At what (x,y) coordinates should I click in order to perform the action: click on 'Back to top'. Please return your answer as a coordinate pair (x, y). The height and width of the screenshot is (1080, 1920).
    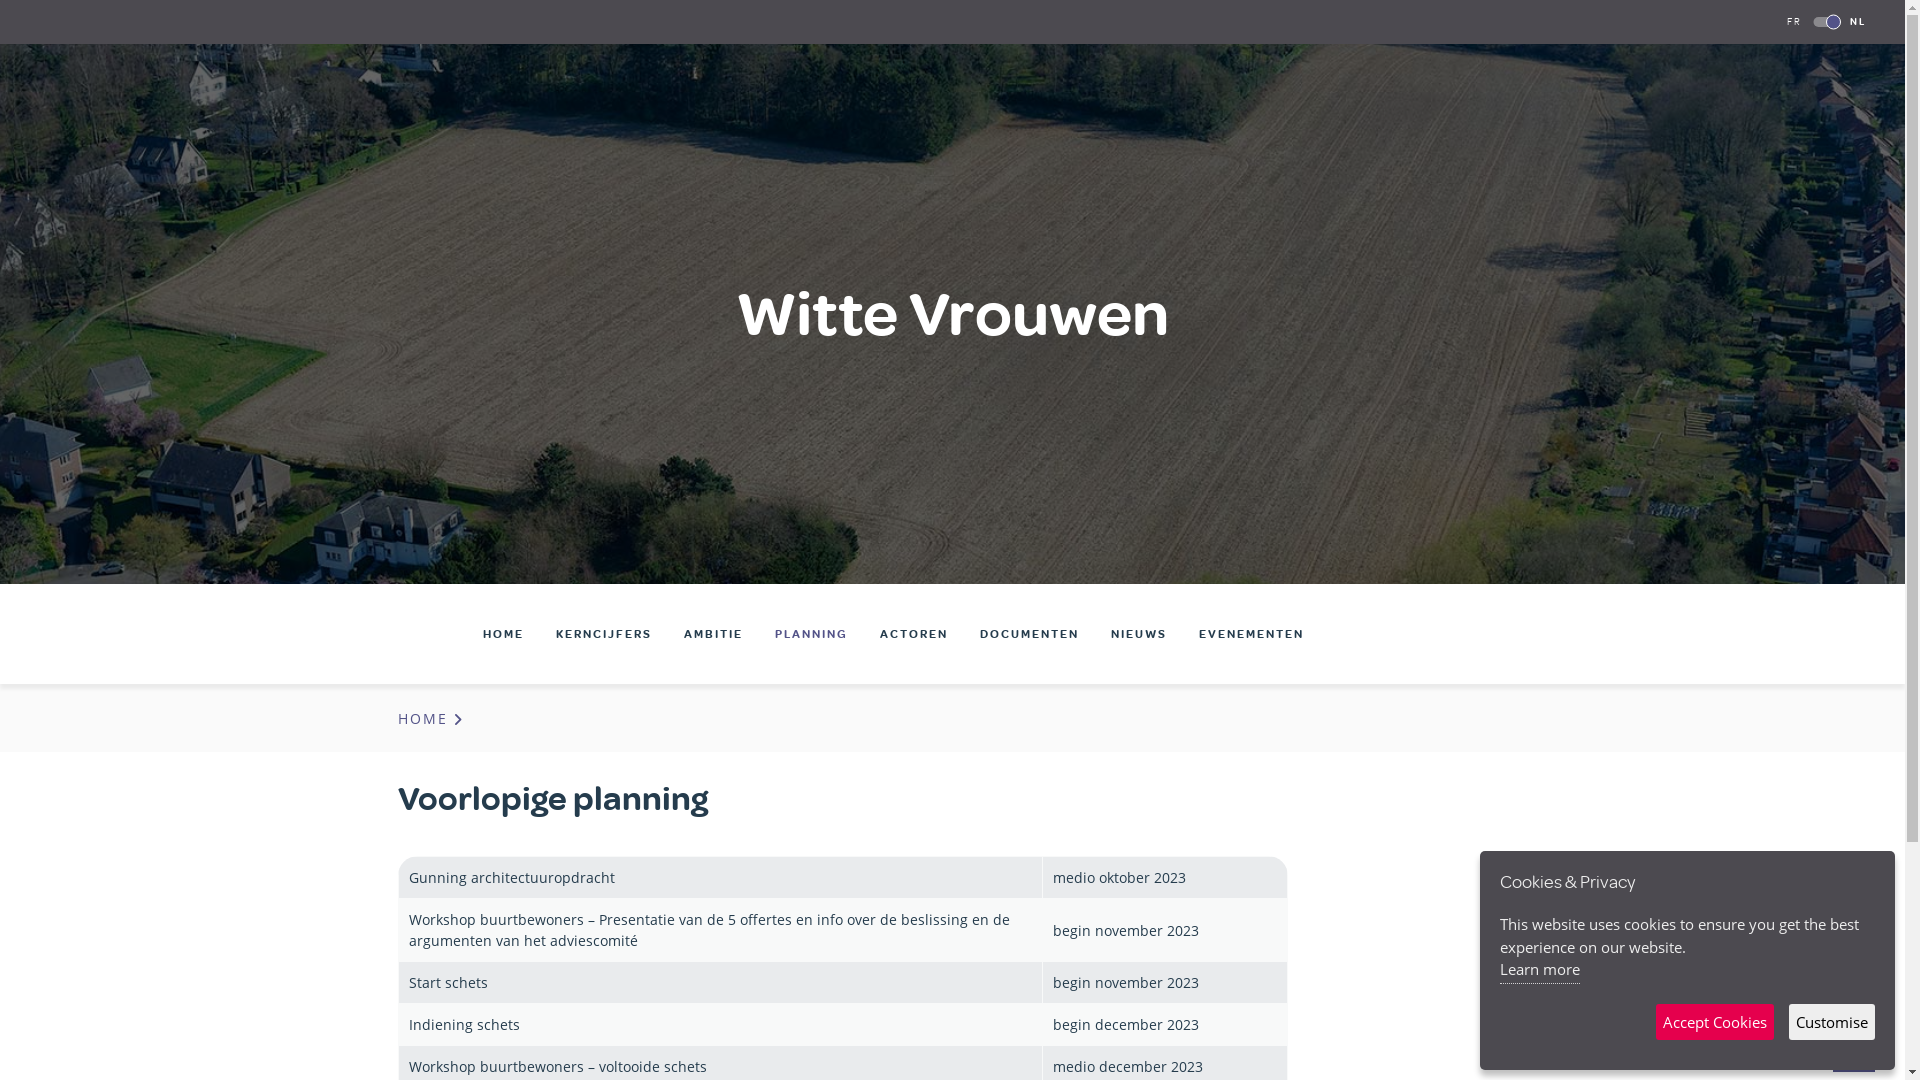
    Looking at the image, I should click on (1833, 1055).